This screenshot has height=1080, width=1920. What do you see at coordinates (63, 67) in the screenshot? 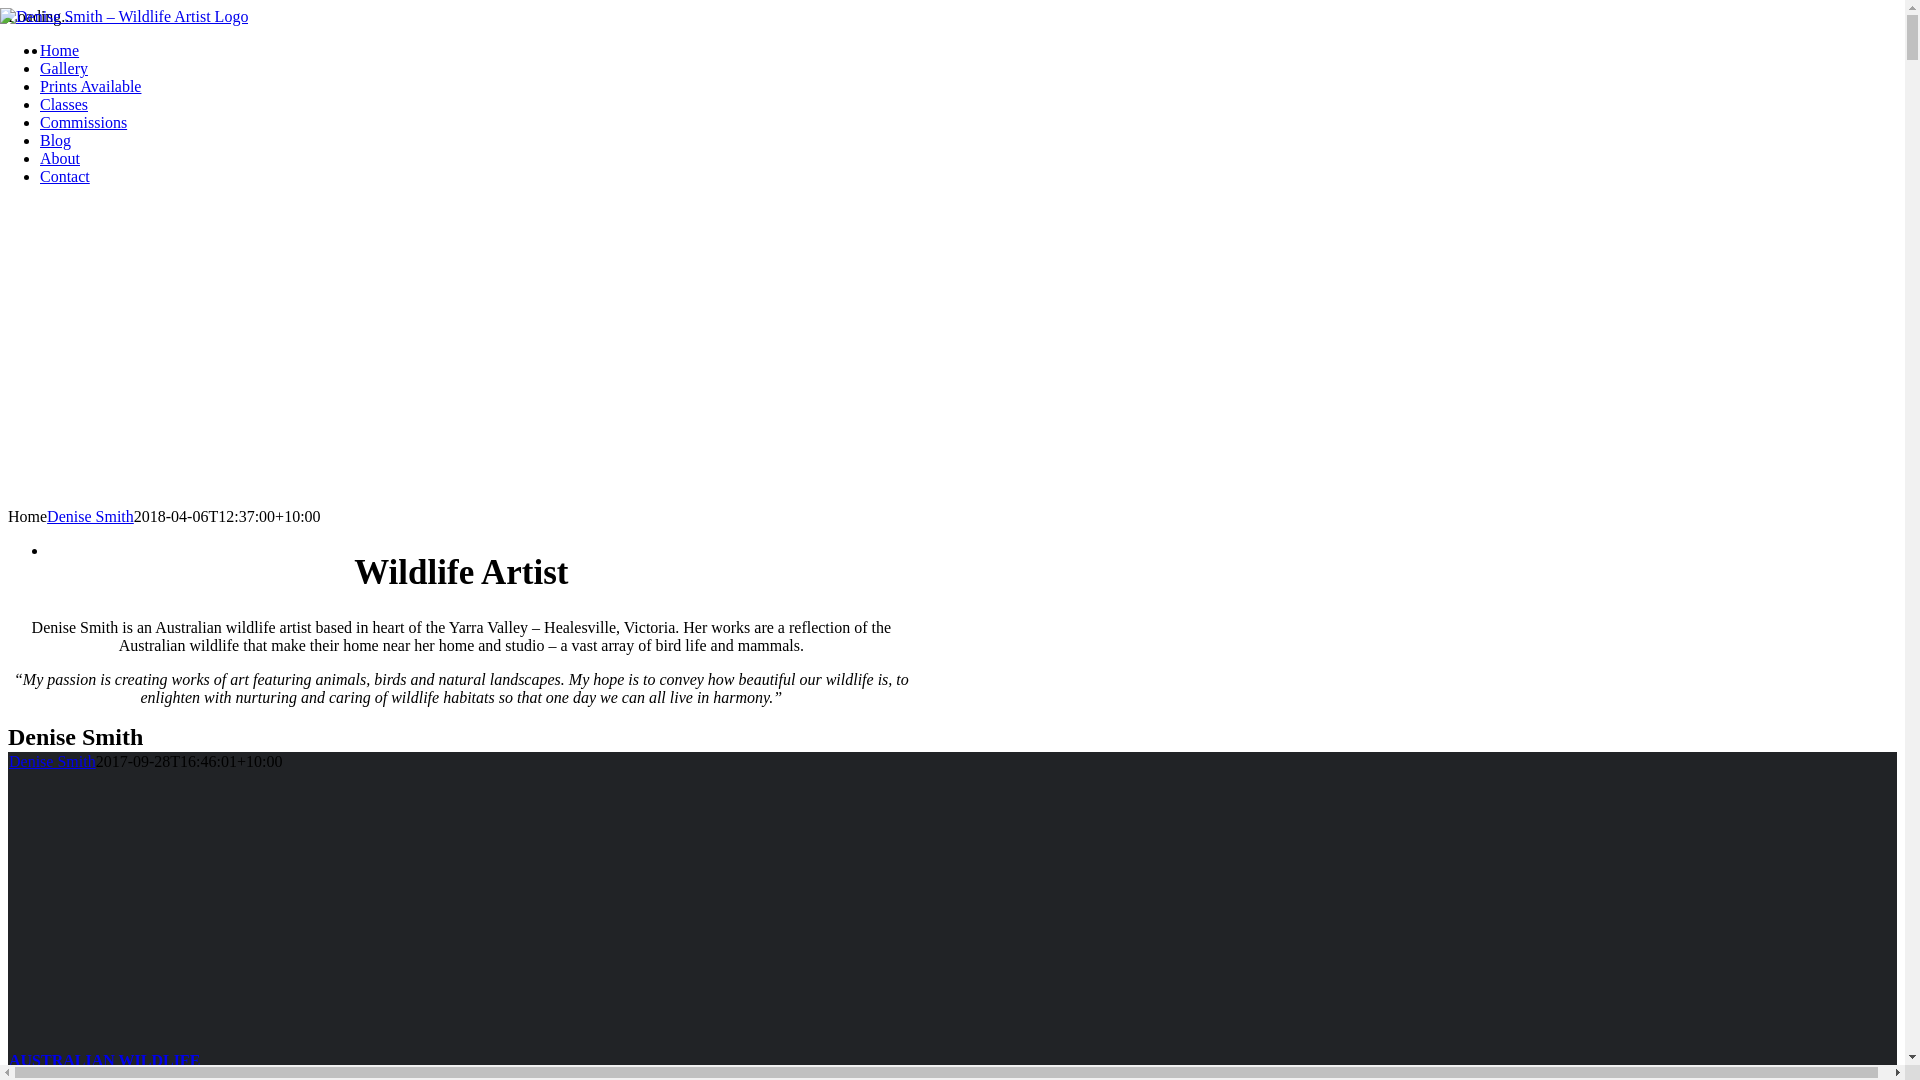
I see `'Gallery'` at bounding box center [63, 67].